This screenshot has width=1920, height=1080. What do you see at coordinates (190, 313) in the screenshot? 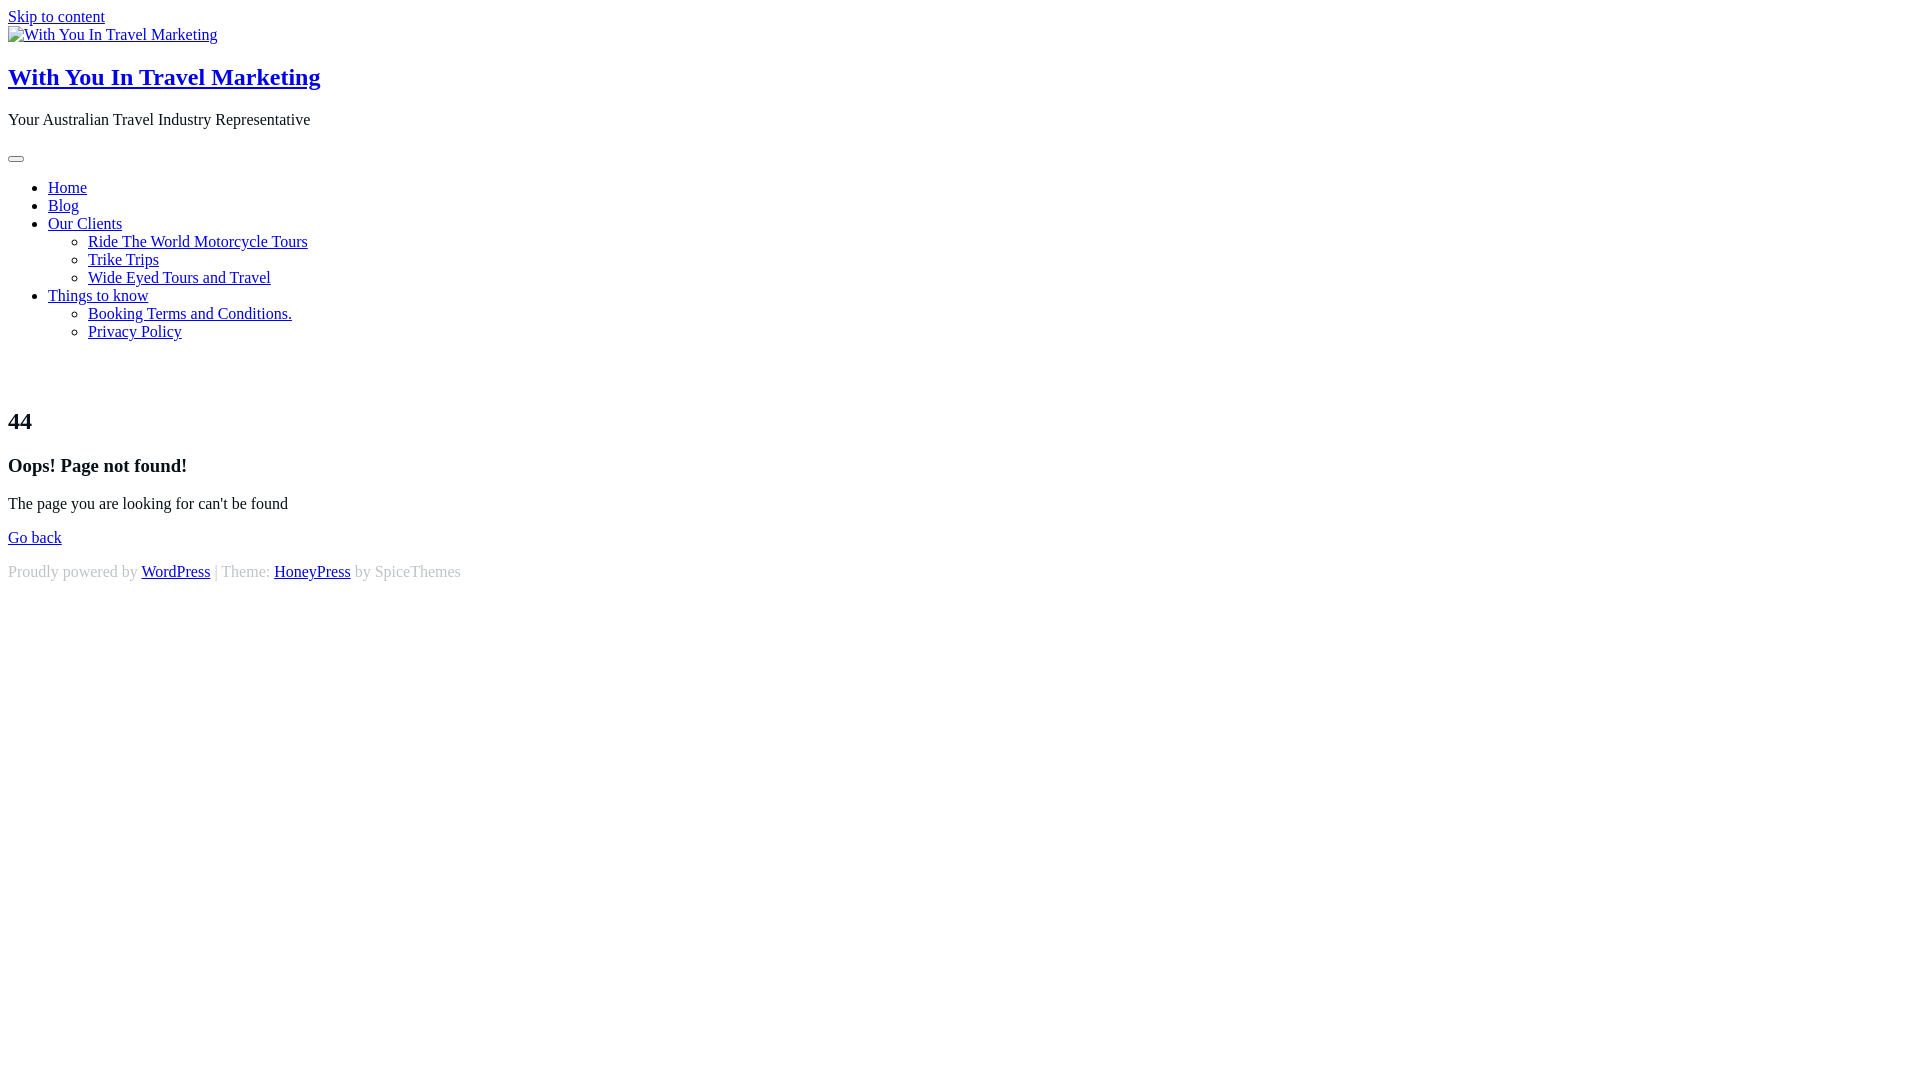
I see `'Booking Terms and Conditions.'` at bounding box center [190, 313].